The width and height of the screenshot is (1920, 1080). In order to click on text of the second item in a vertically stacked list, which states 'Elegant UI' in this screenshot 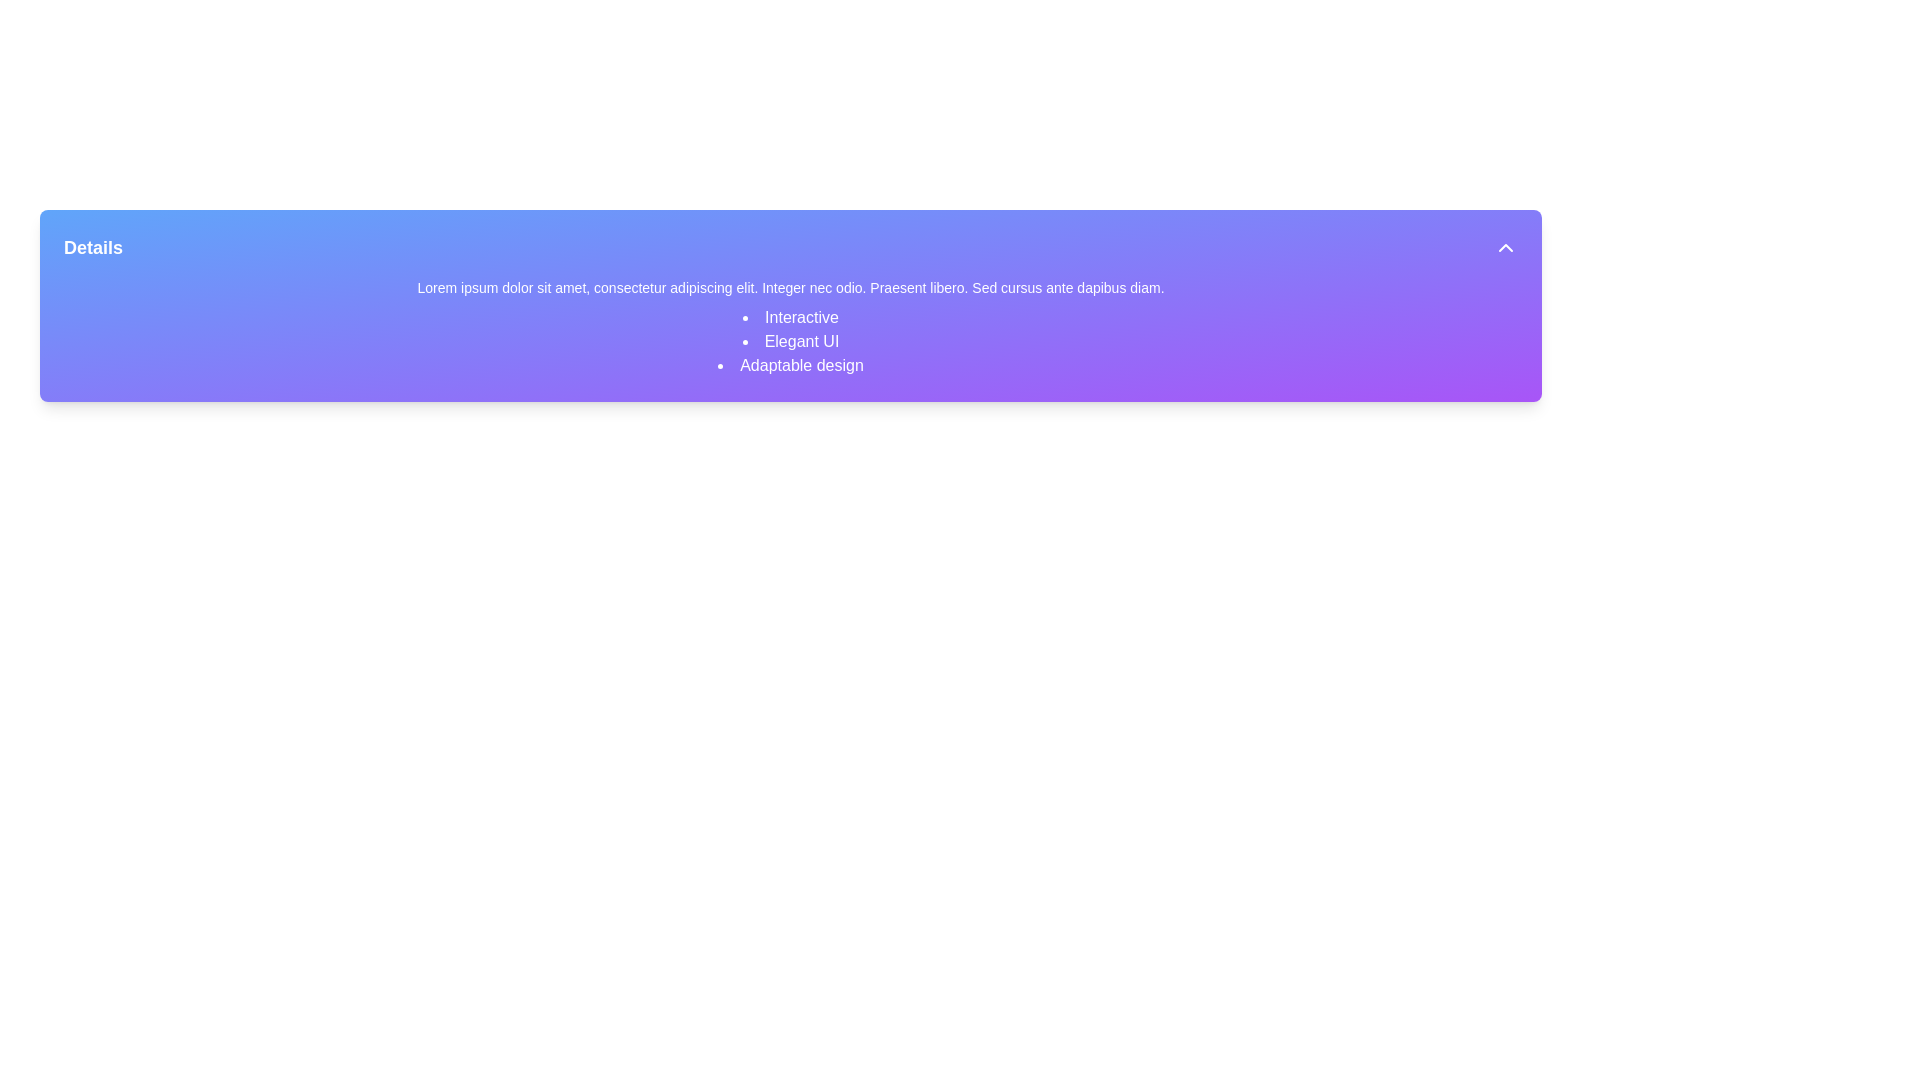, I will do `click(790, 341)`.